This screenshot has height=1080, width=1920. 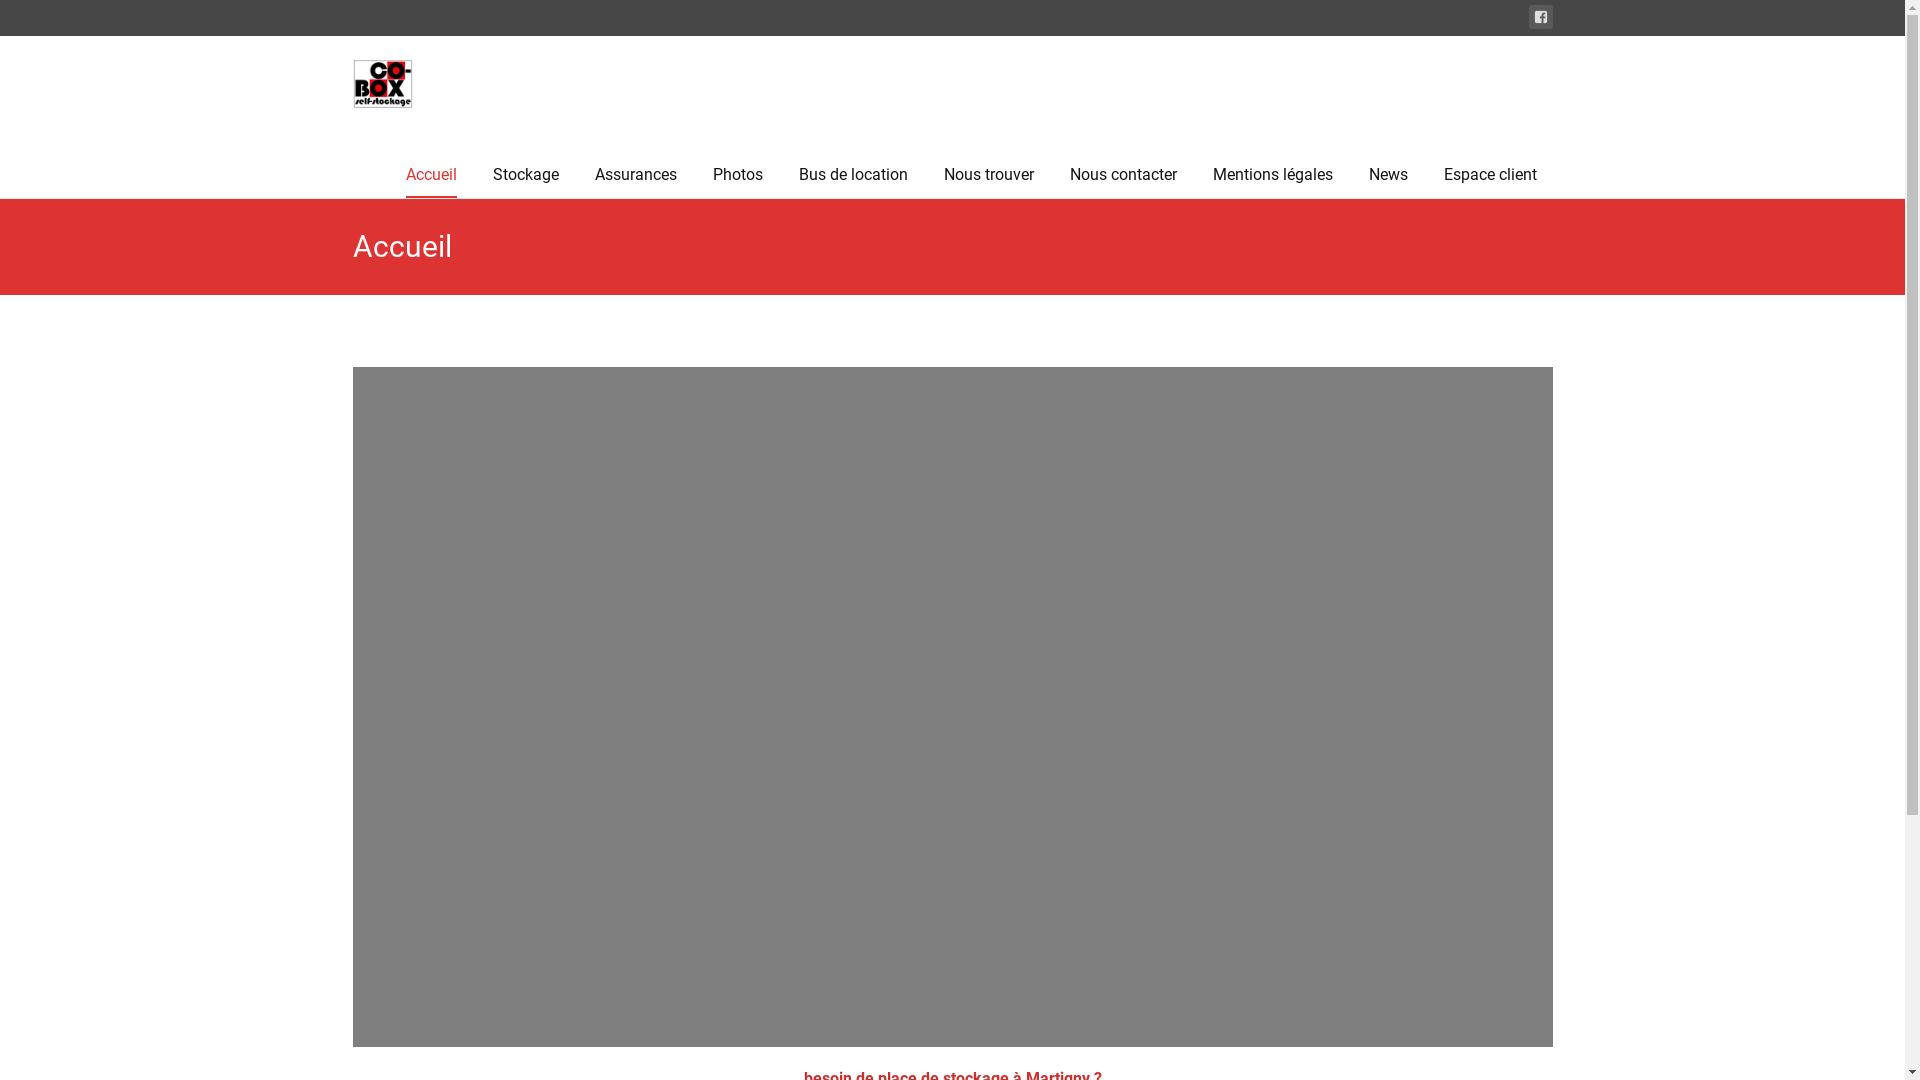 What do you see at coordinates (633, 173) in the screenshot?
I see `'Assurances'` at bounding box center [633, 173].